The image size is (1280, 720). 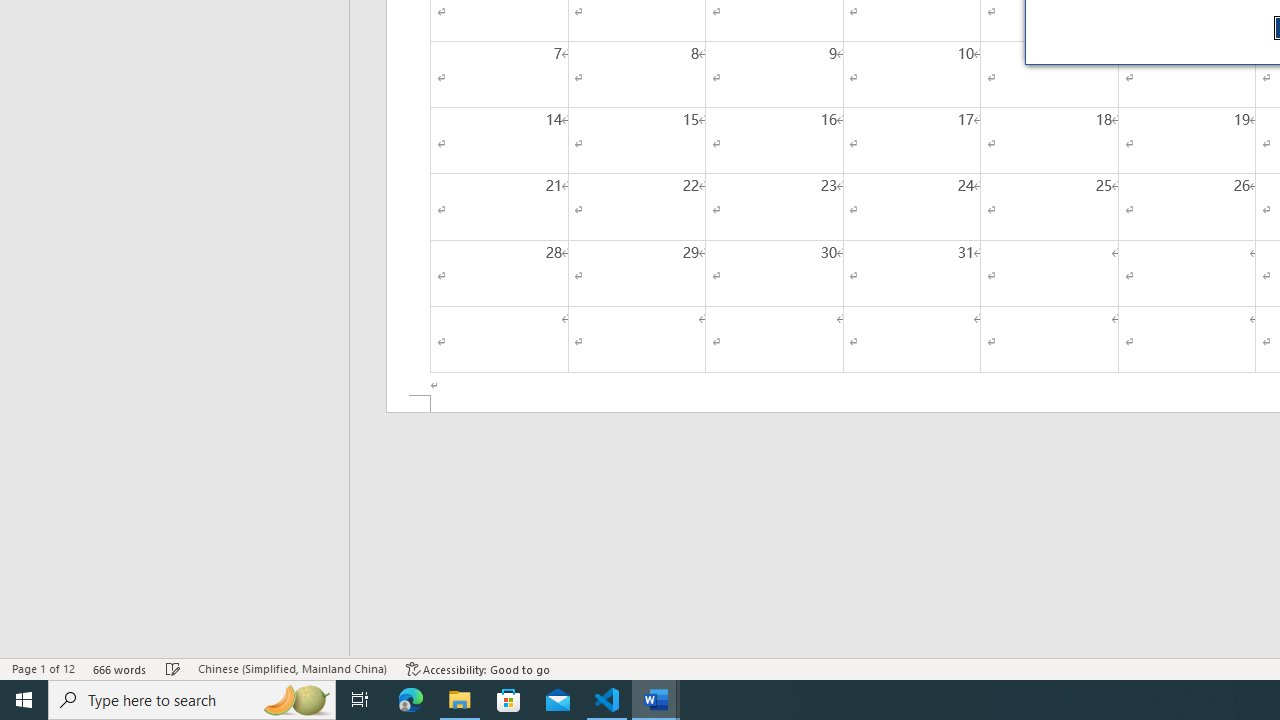 I want to click on 'Start', so click(x=24, y=698).